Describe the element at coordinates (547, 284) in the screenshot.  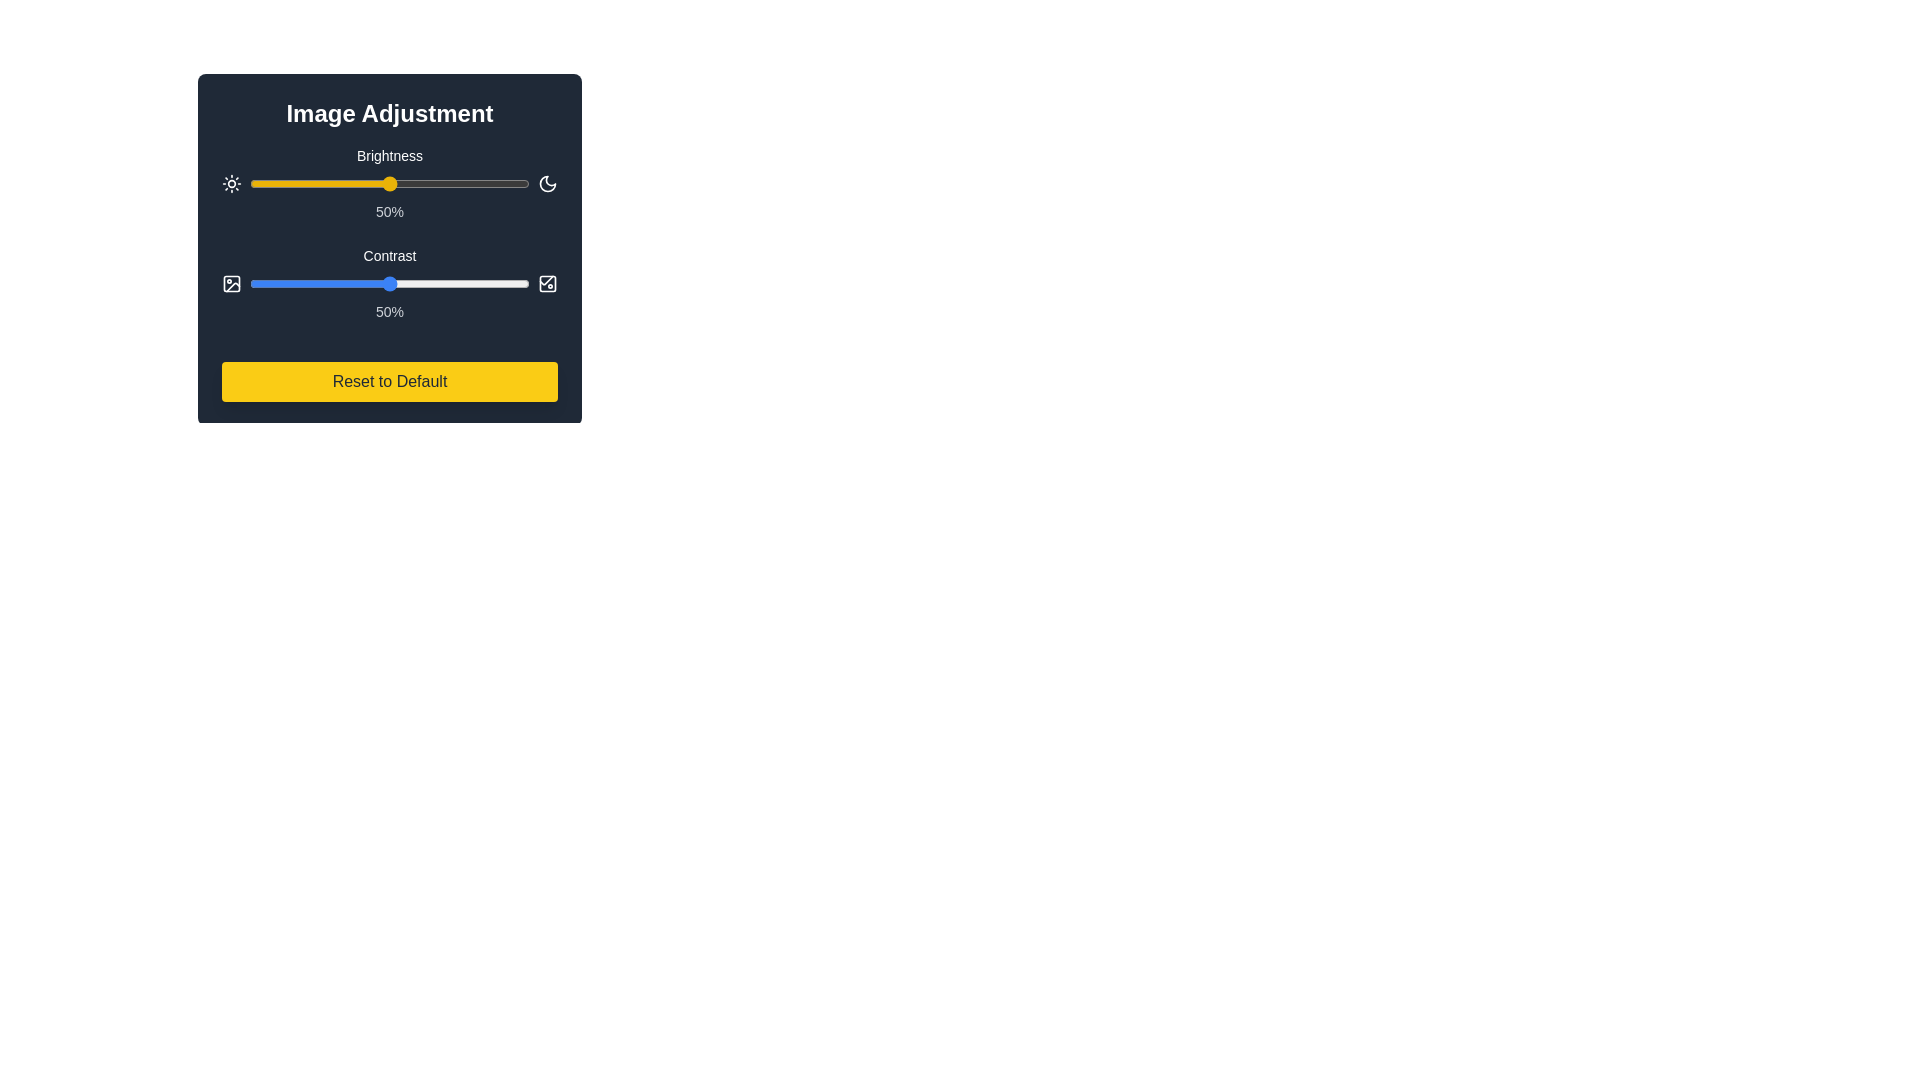
I see `the contrast adjustment icon button located at the far right of the contrast adjustment row` at that location.